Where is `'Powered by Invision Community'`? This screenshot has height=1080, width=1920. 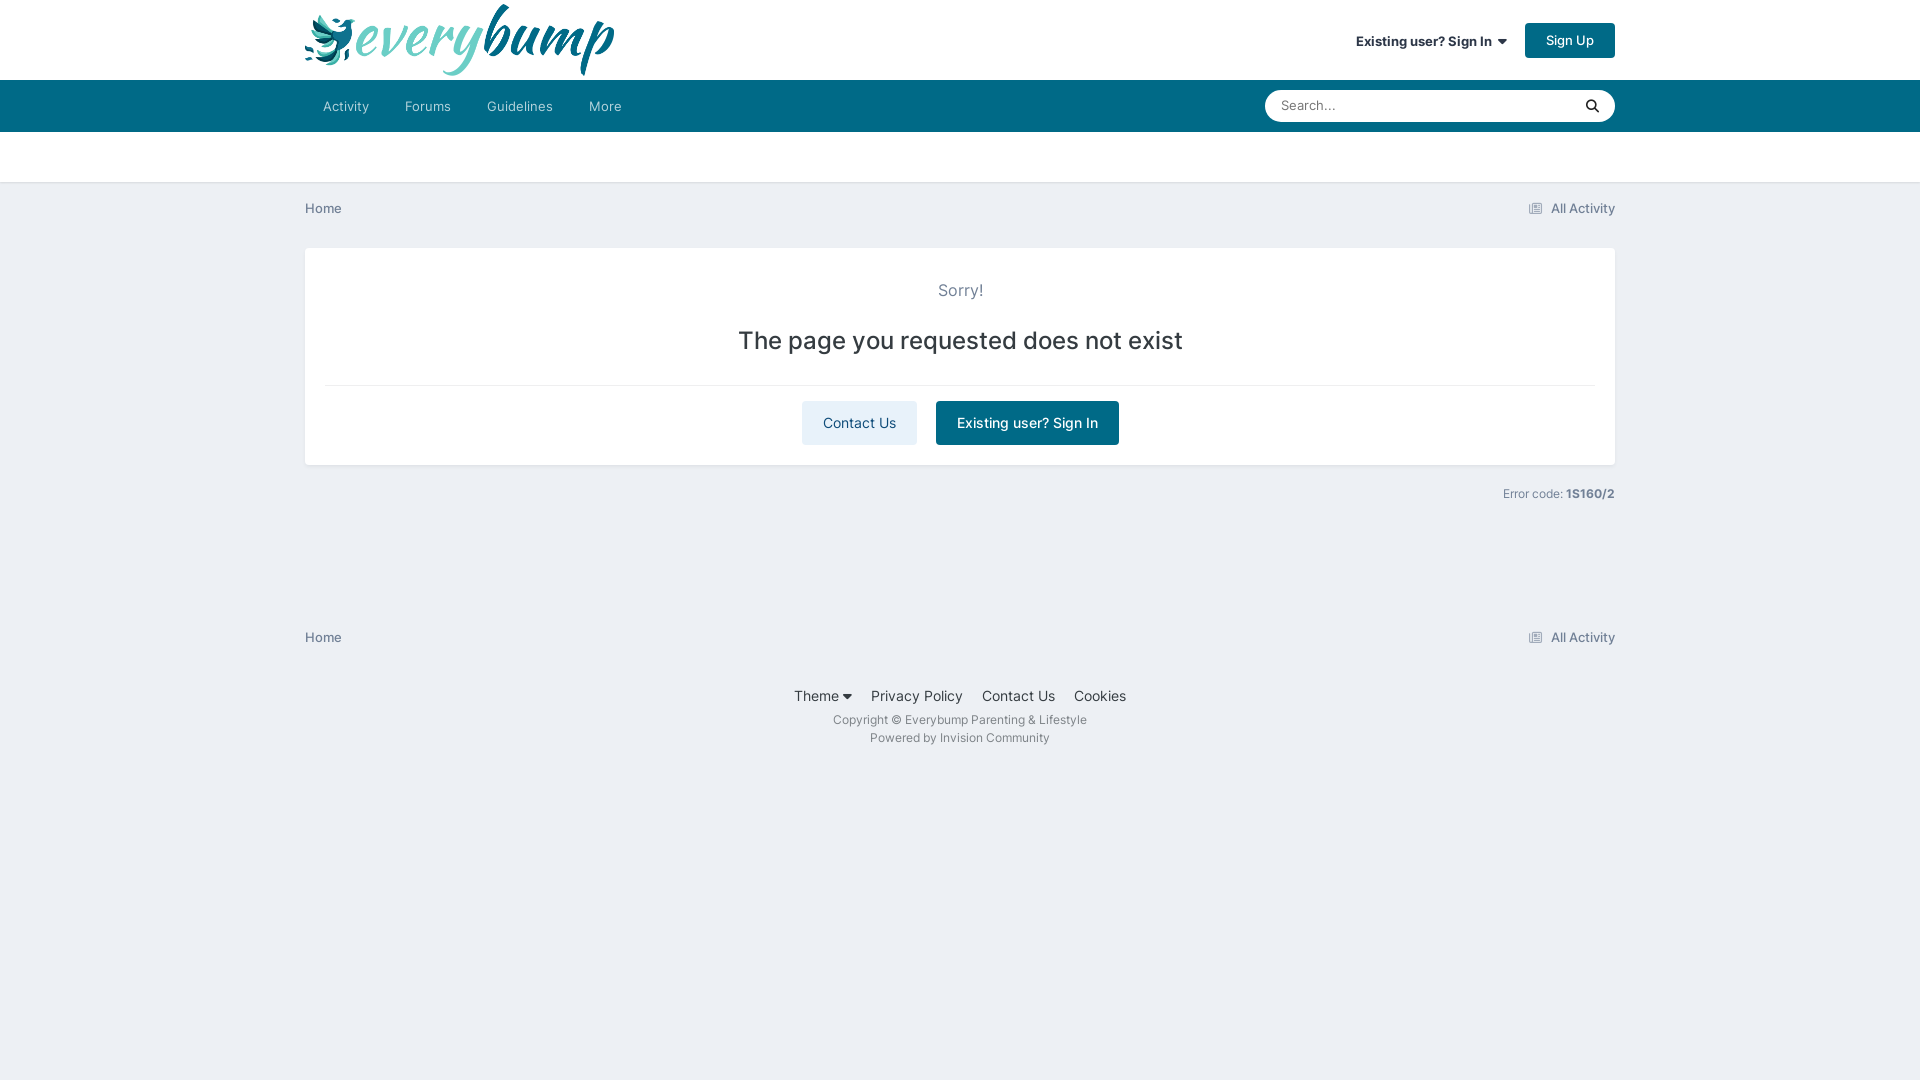 'Powered by Invision Community' is located at coordinates (960, 737).